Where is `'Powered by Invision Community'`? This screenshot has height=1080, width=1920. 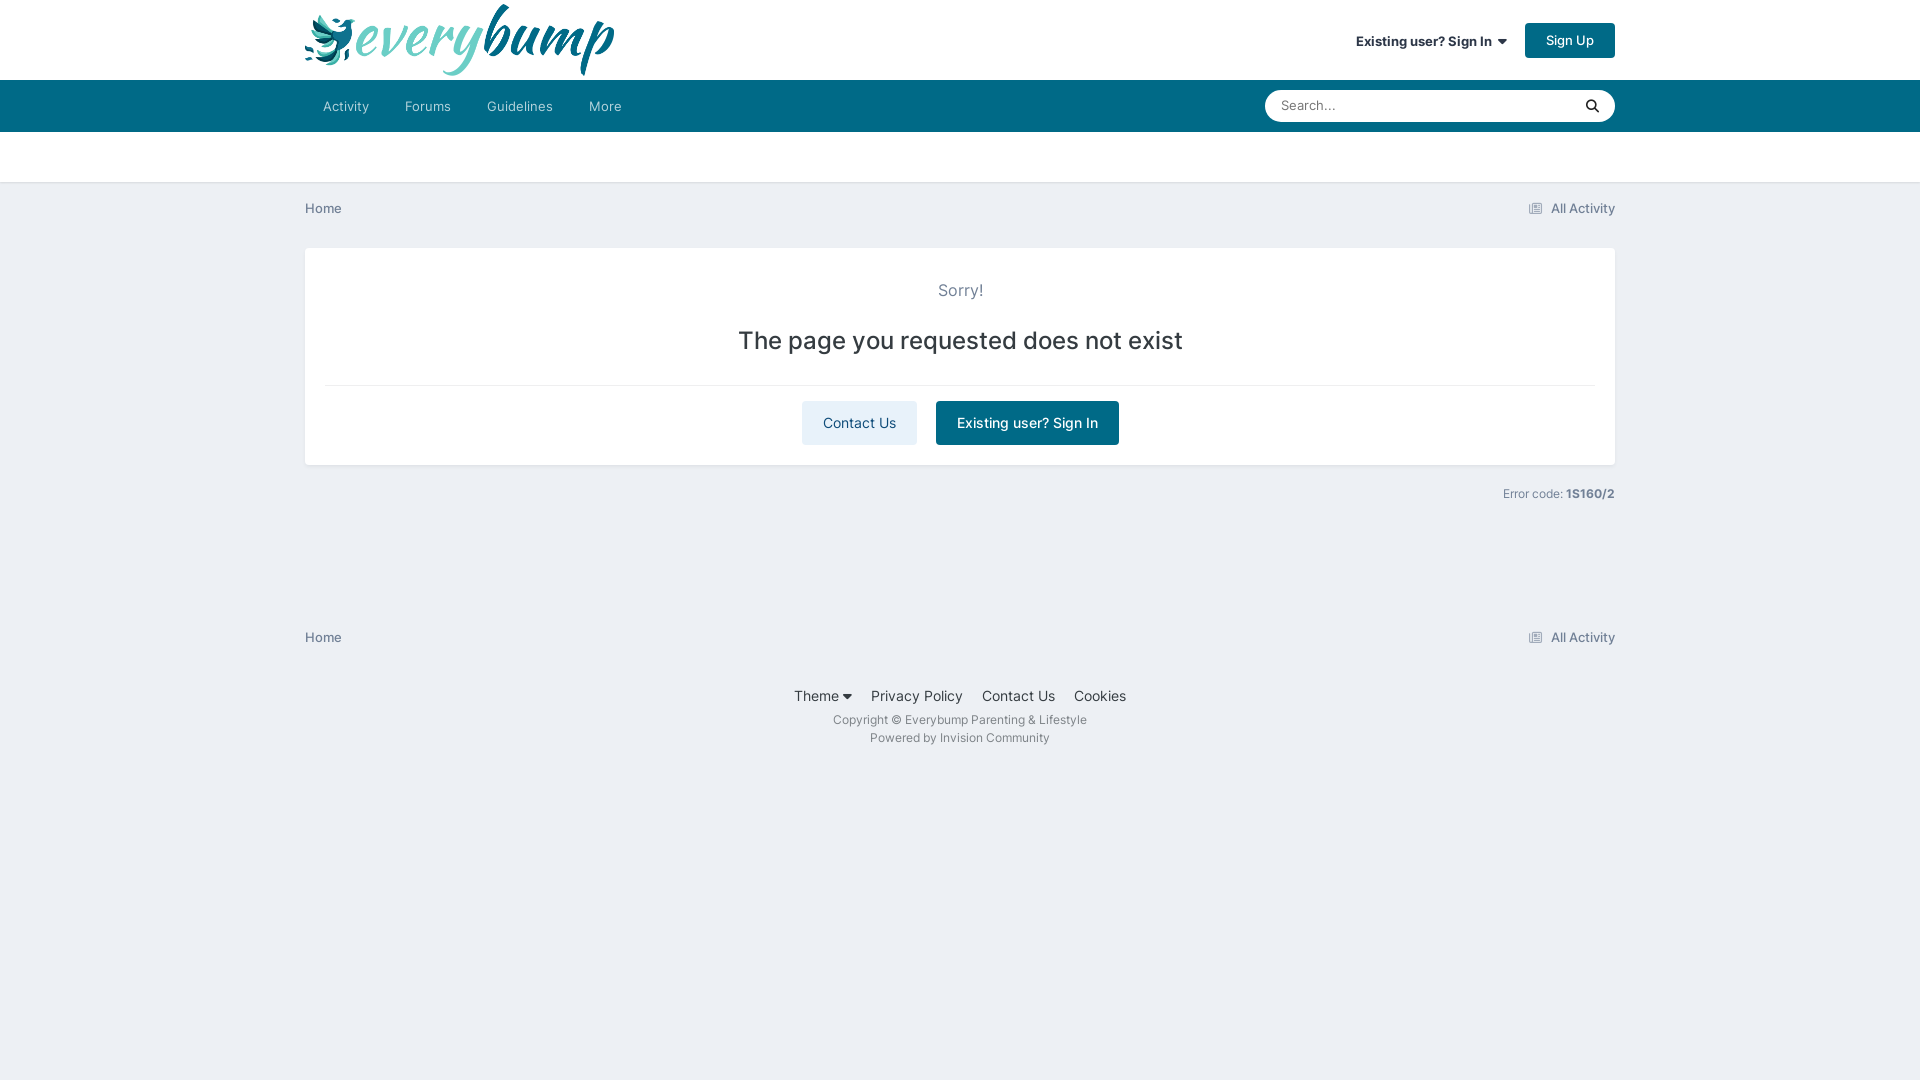 'Powered by Invision Community' is located at coordinates (960, 737).